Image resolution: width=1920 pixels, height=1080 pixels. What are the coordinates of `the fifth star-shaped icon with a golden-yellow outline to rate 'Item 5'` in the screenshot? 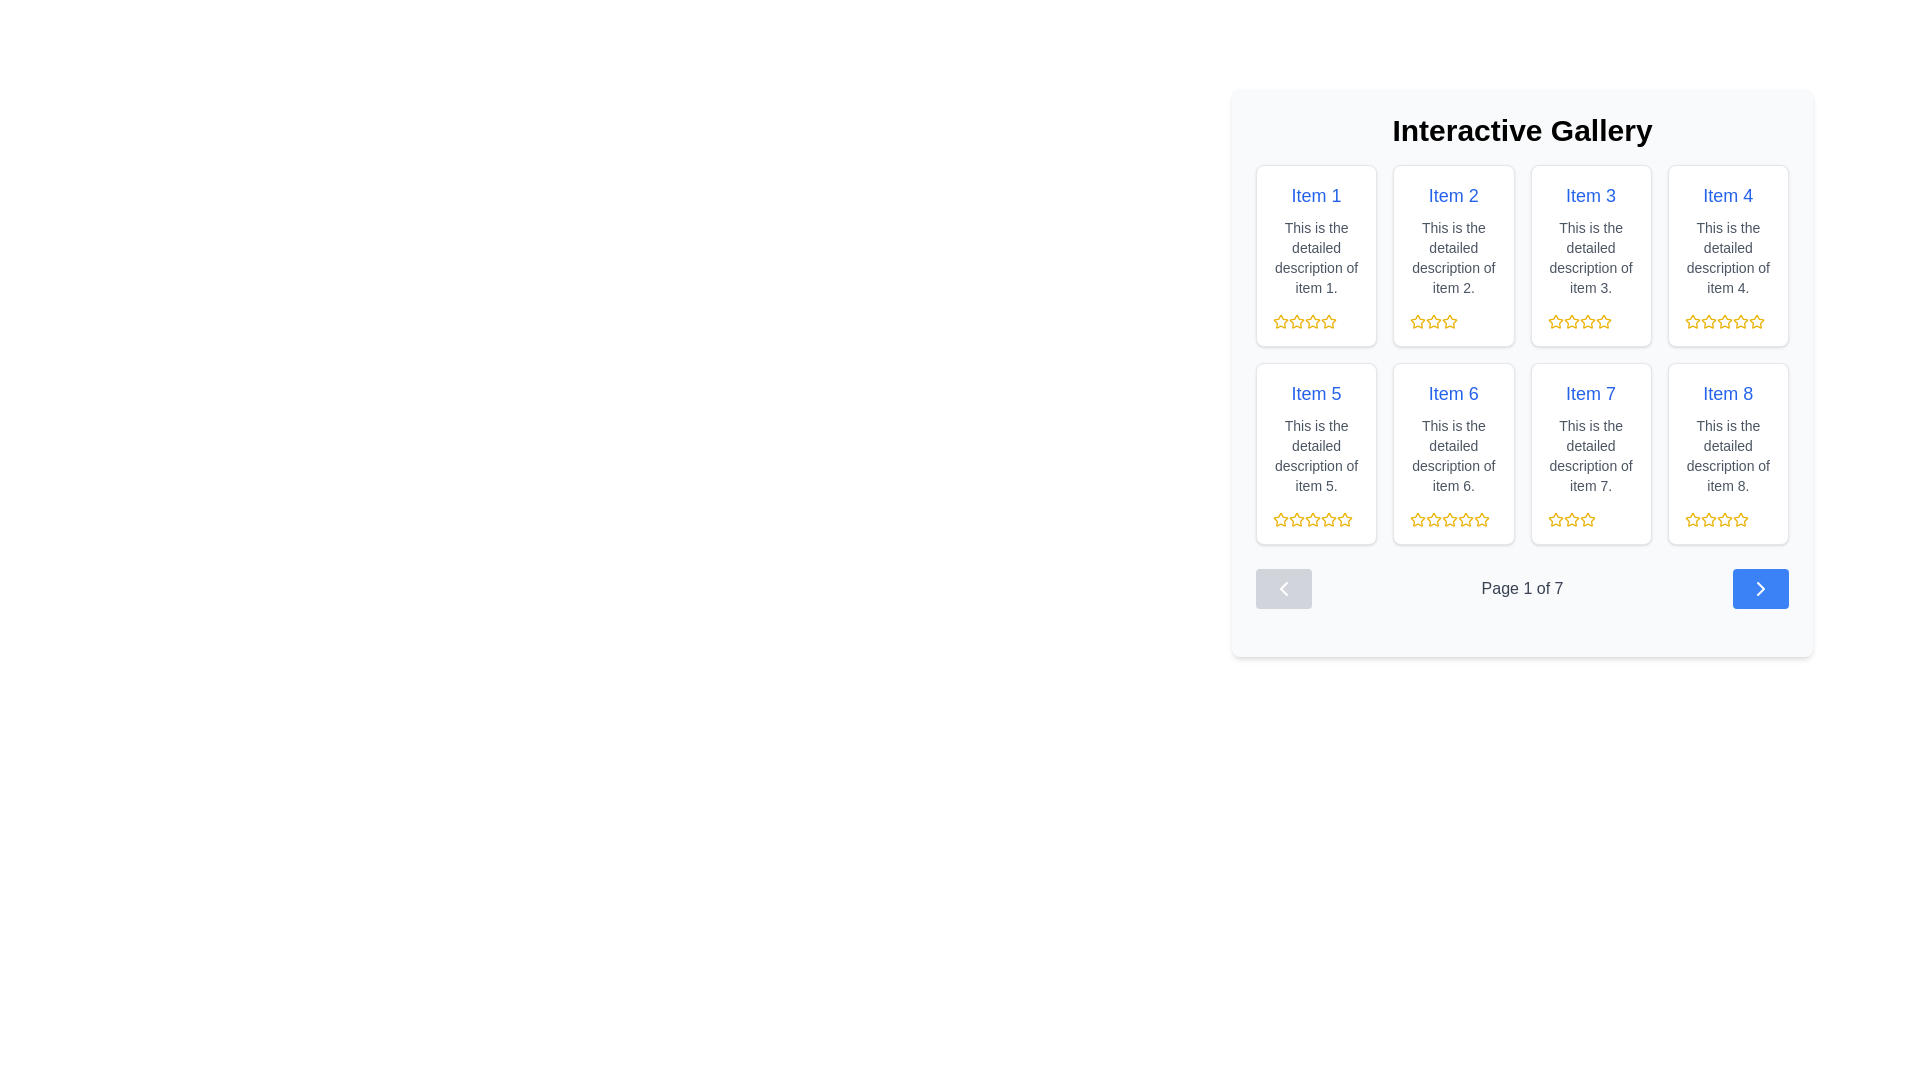 It's located at (1344, 519).